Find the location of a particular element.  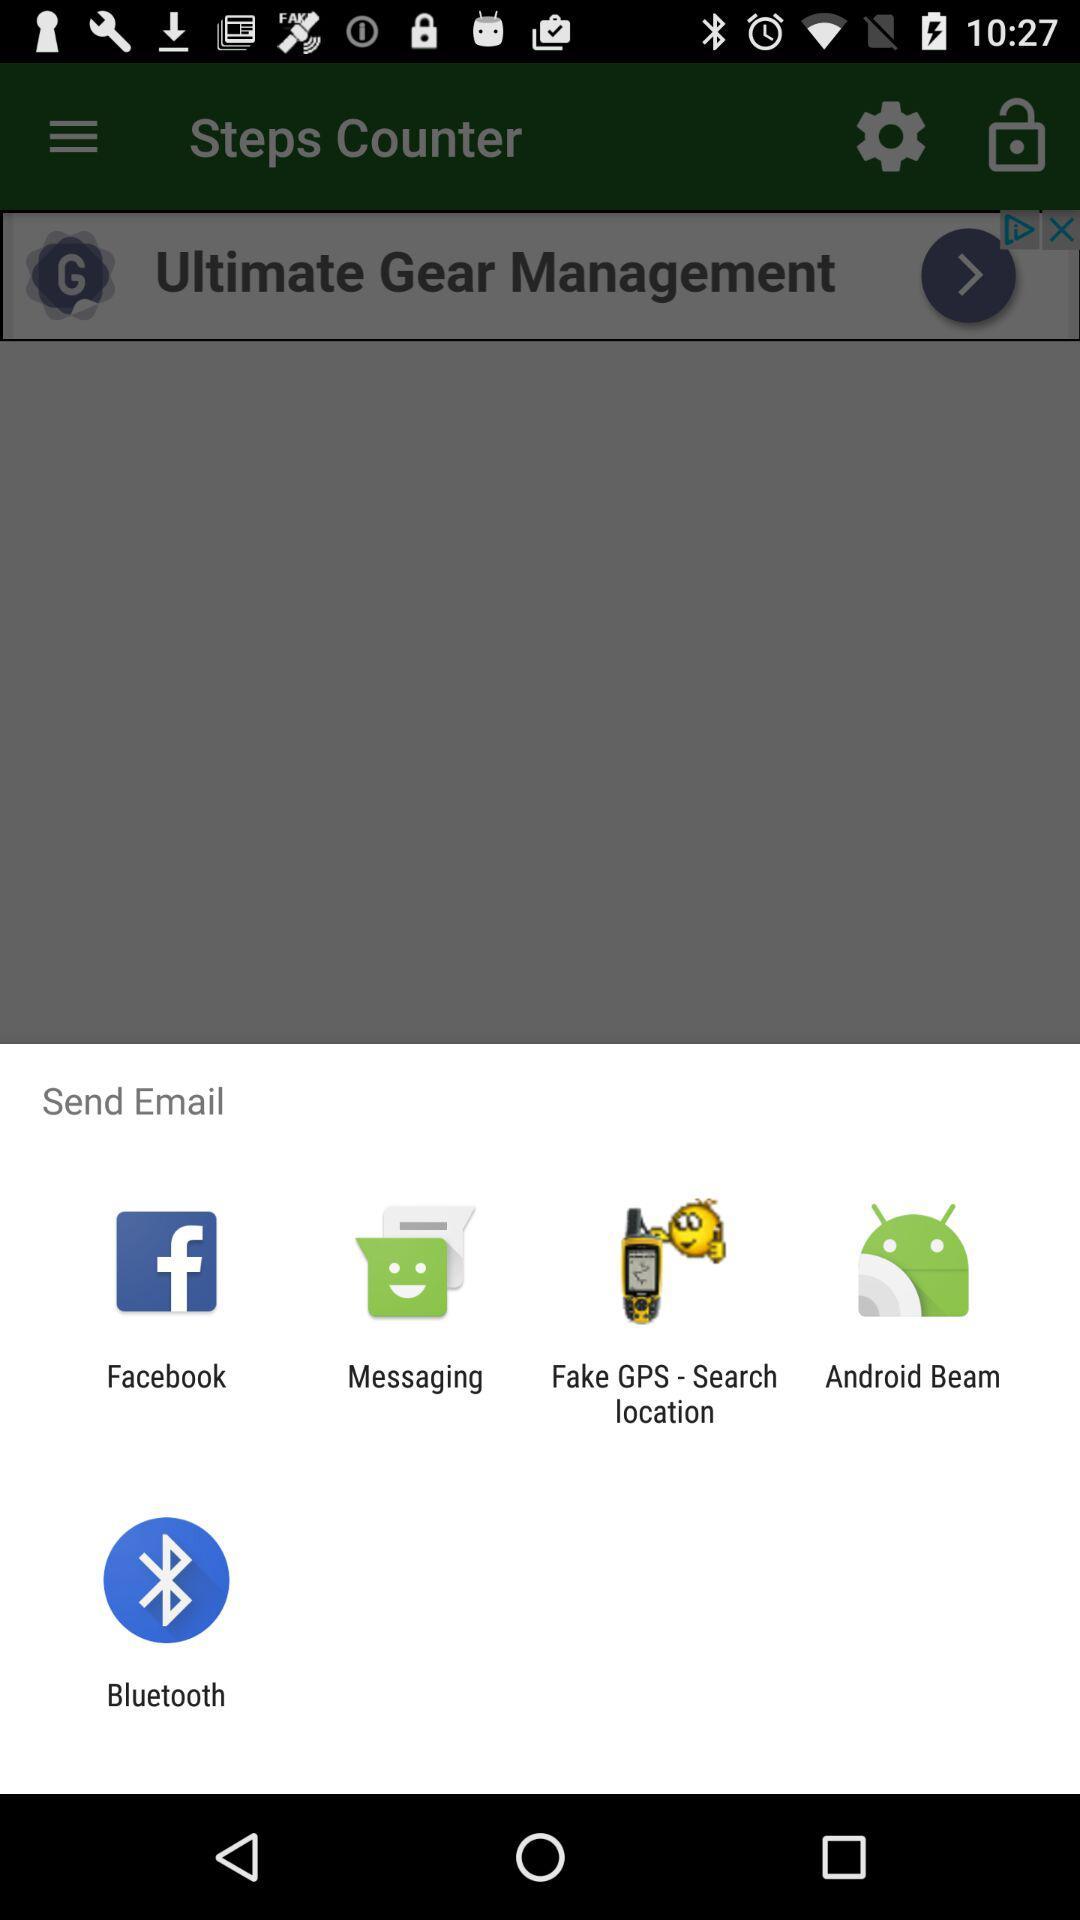

the item to the right of the messaging is located at coordinates (664, 1392).